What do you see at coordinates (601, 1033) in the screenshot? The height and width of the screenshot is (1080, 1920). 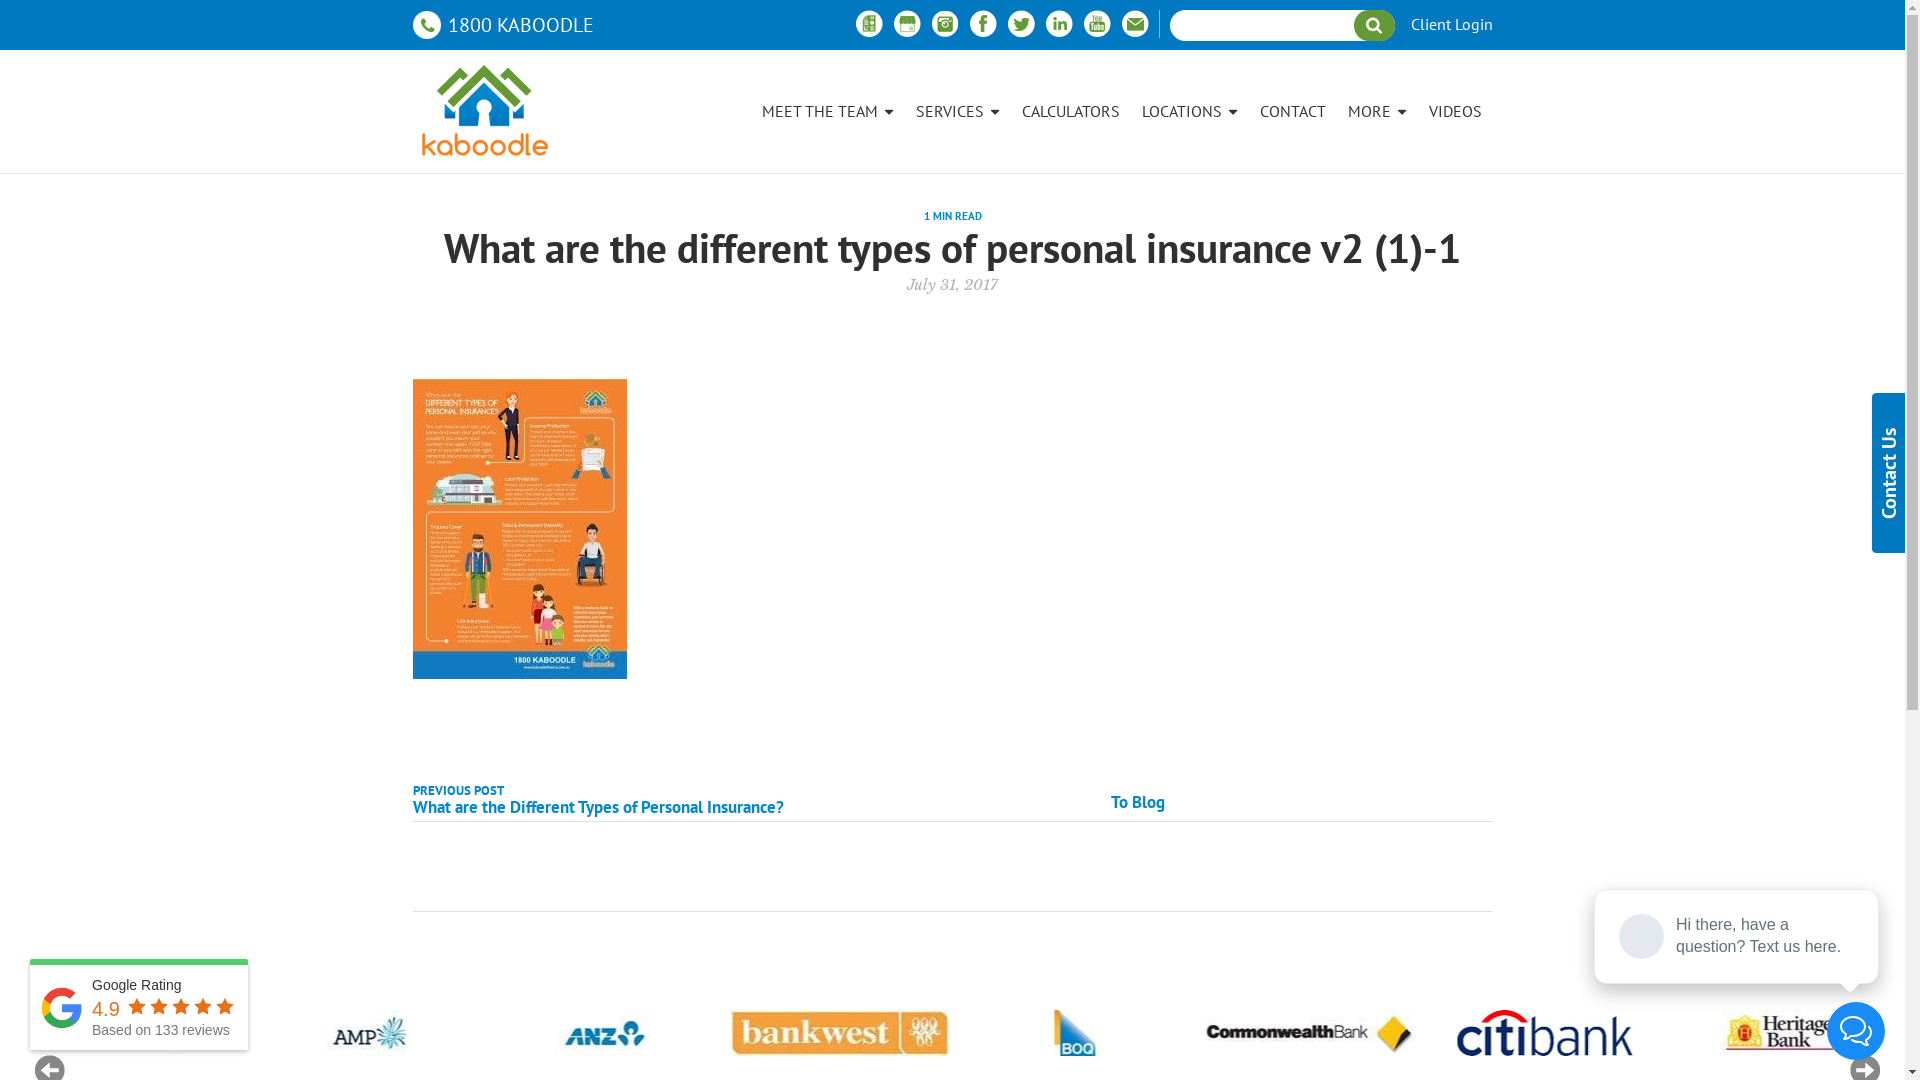 I see `'Logo 04'` at bounding box center [601, 1033].